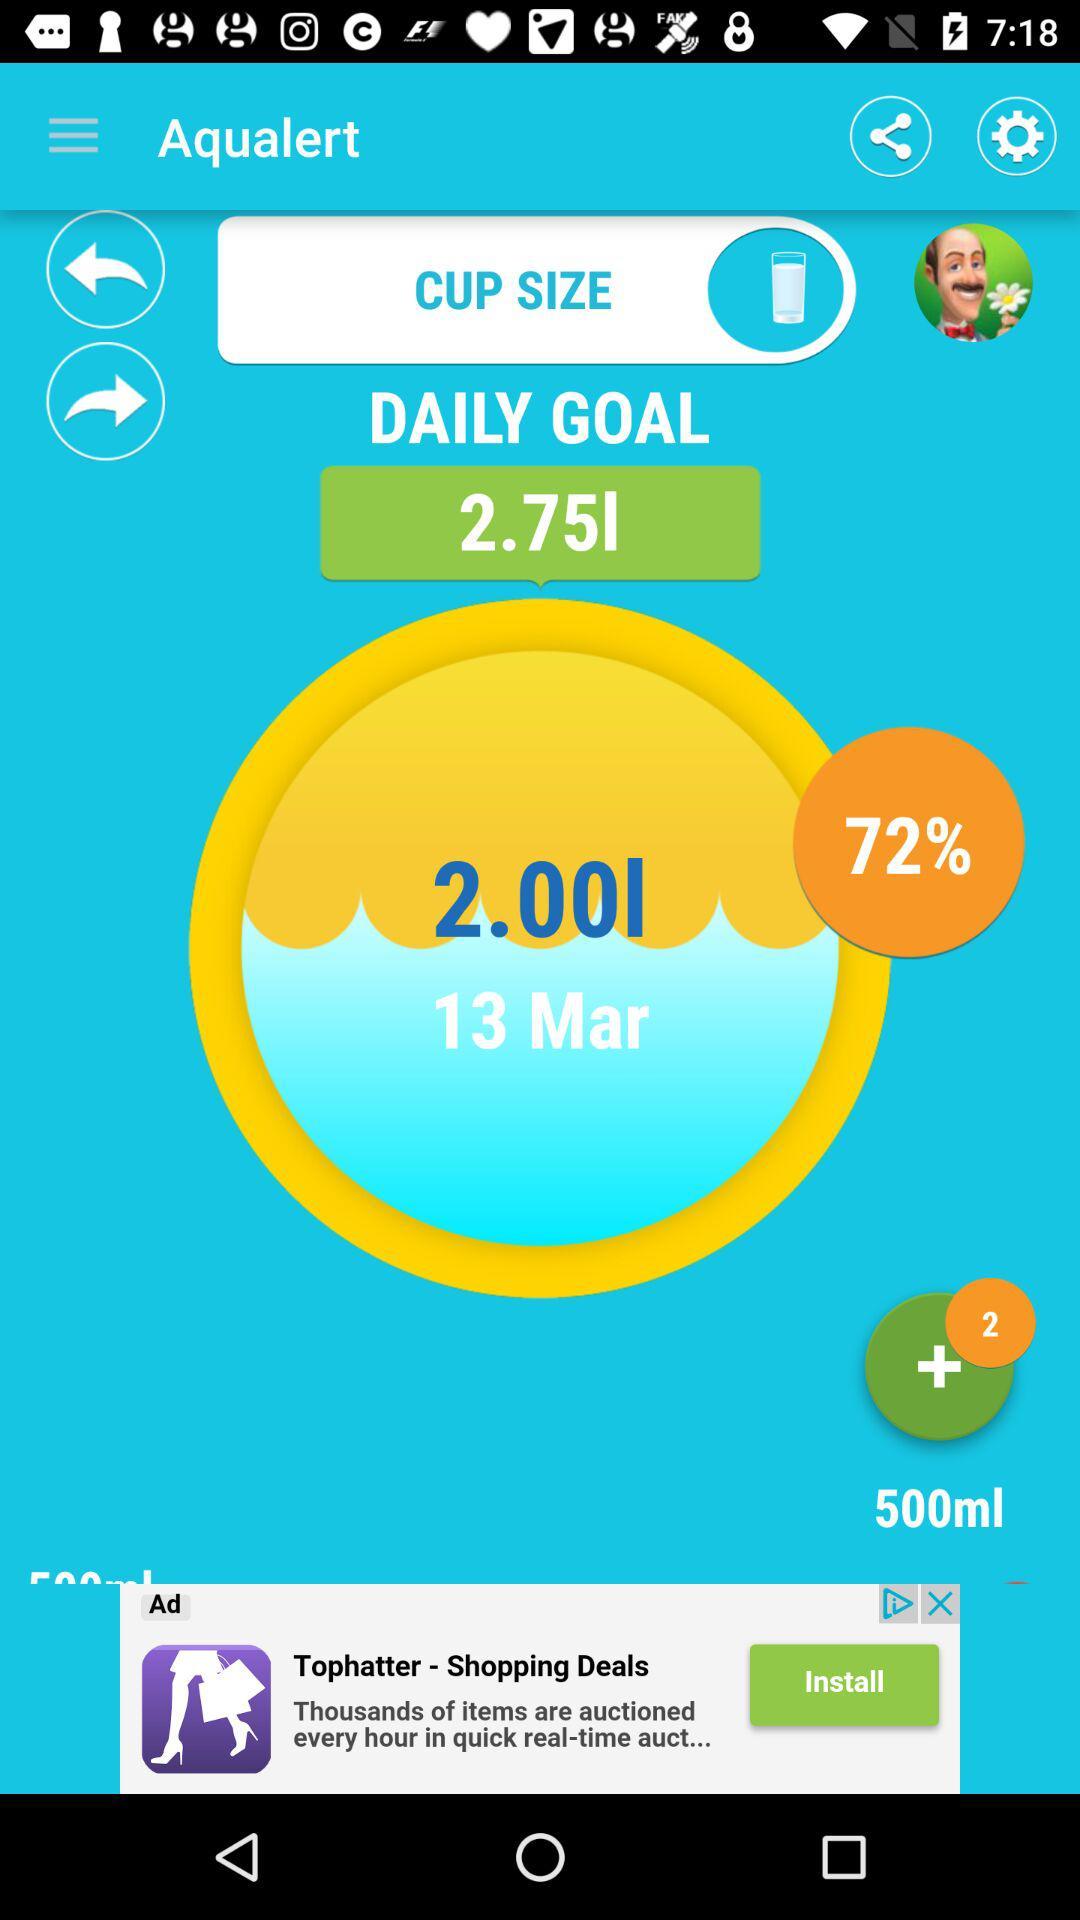  Describe the element at coordinates (105, 400) in the screenshot. I see `forward` at that location.